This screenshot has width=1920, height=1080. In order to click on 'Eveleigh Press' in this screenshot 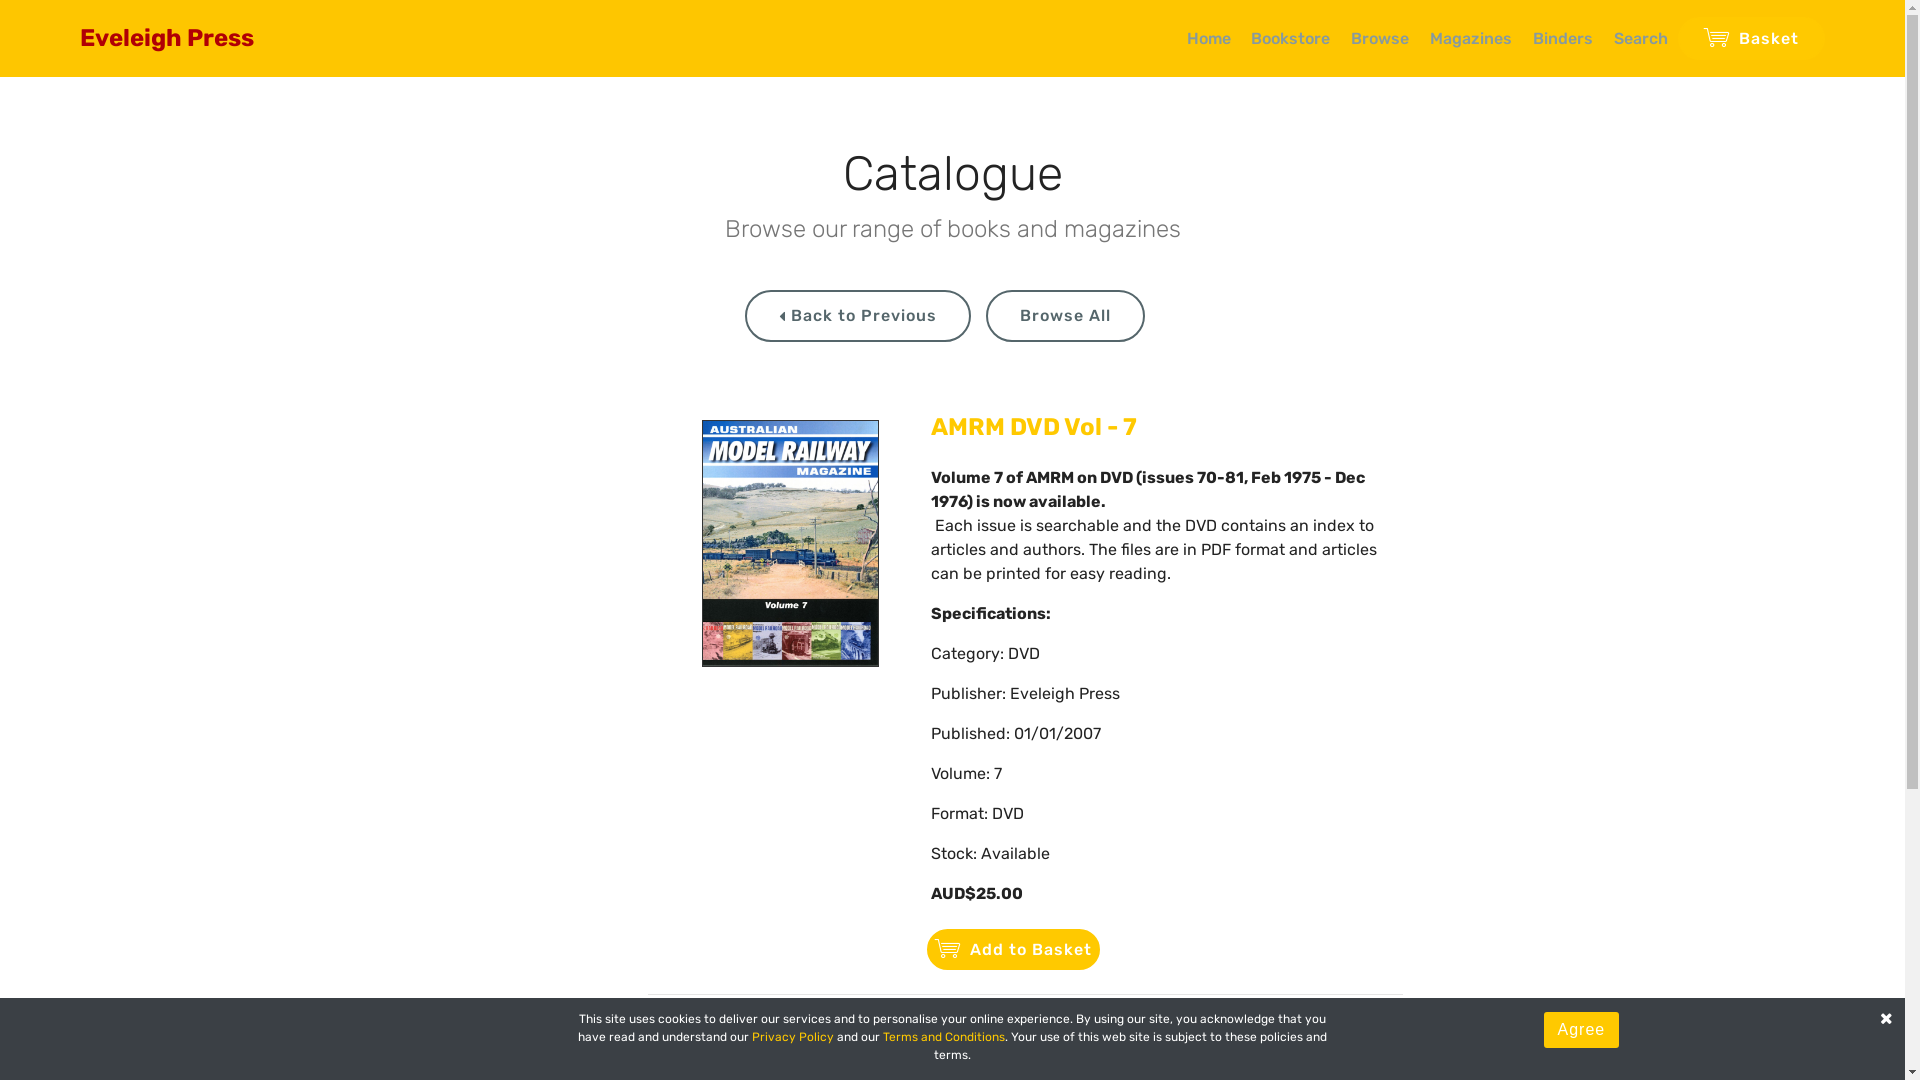, I will do `click(182, 38)`.